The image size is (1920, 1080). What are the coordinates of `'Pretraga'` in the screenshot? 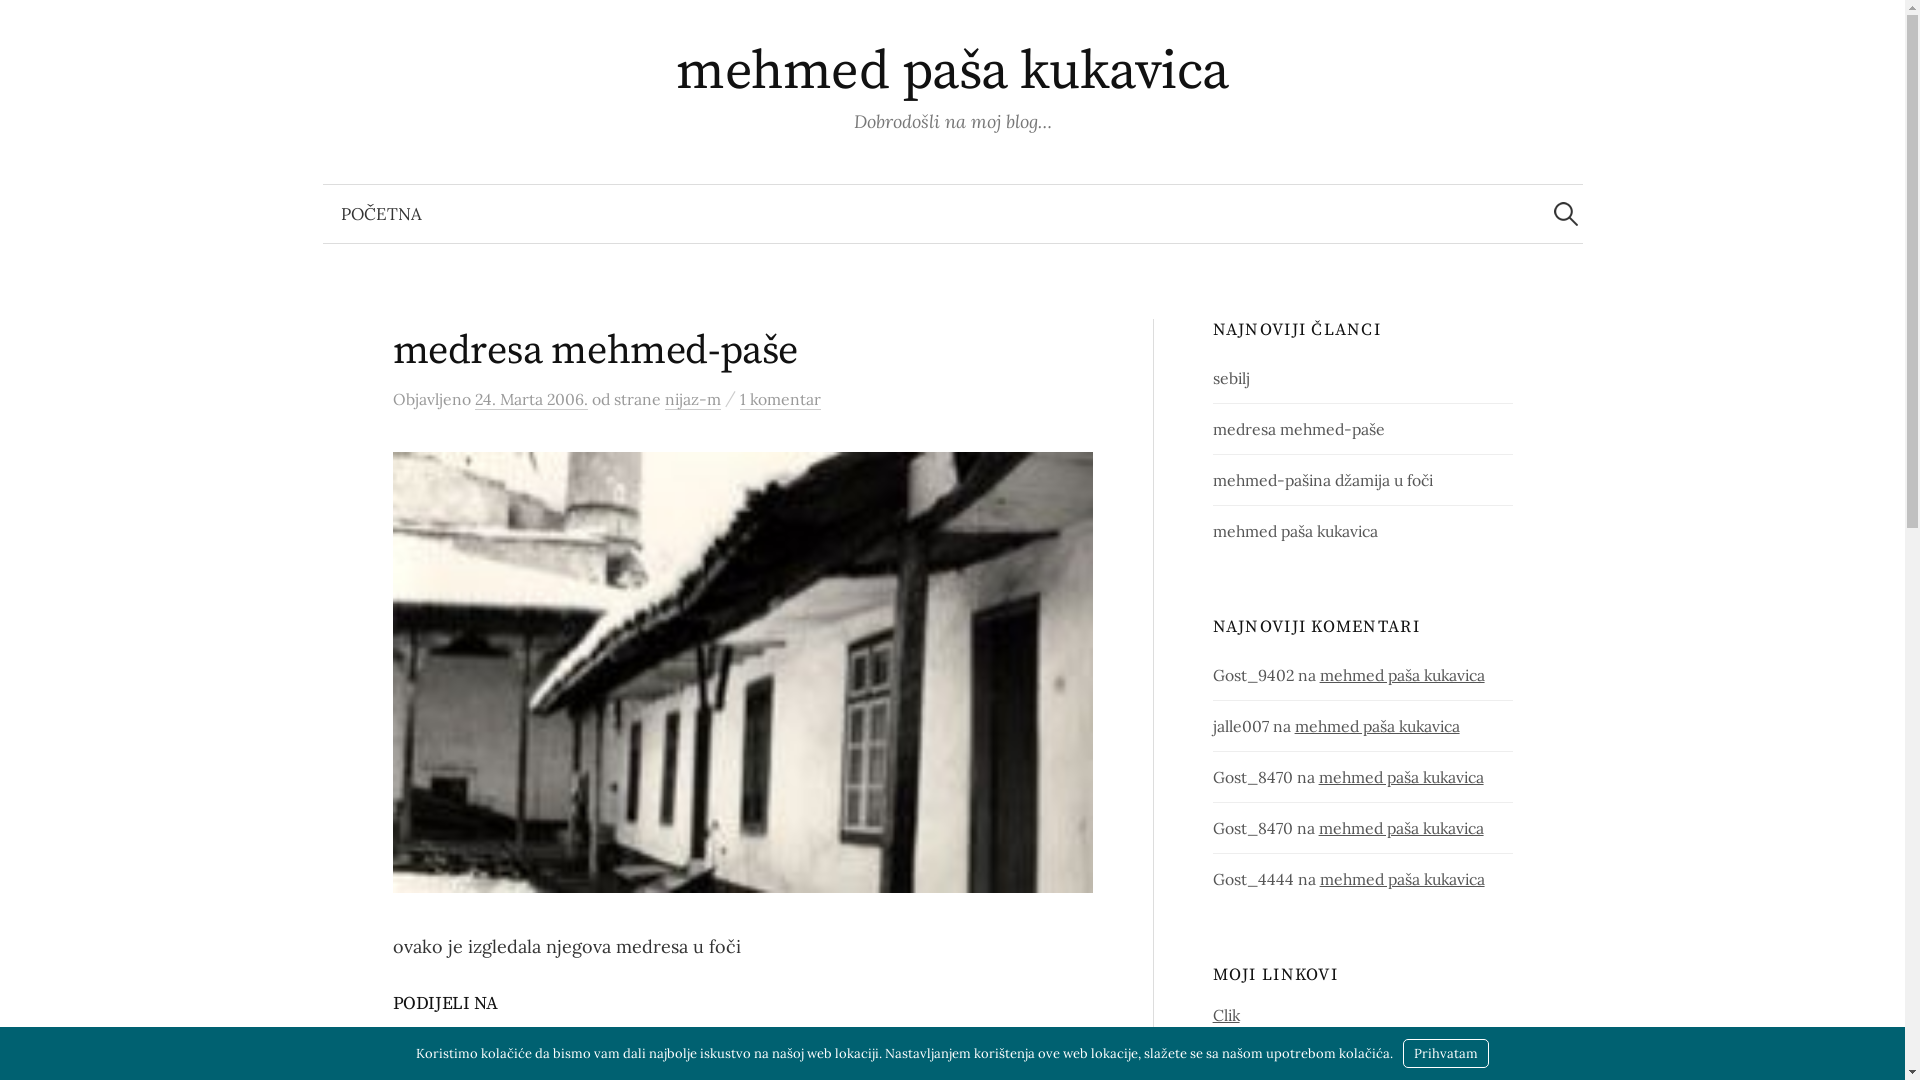 It's located at (24, 24).